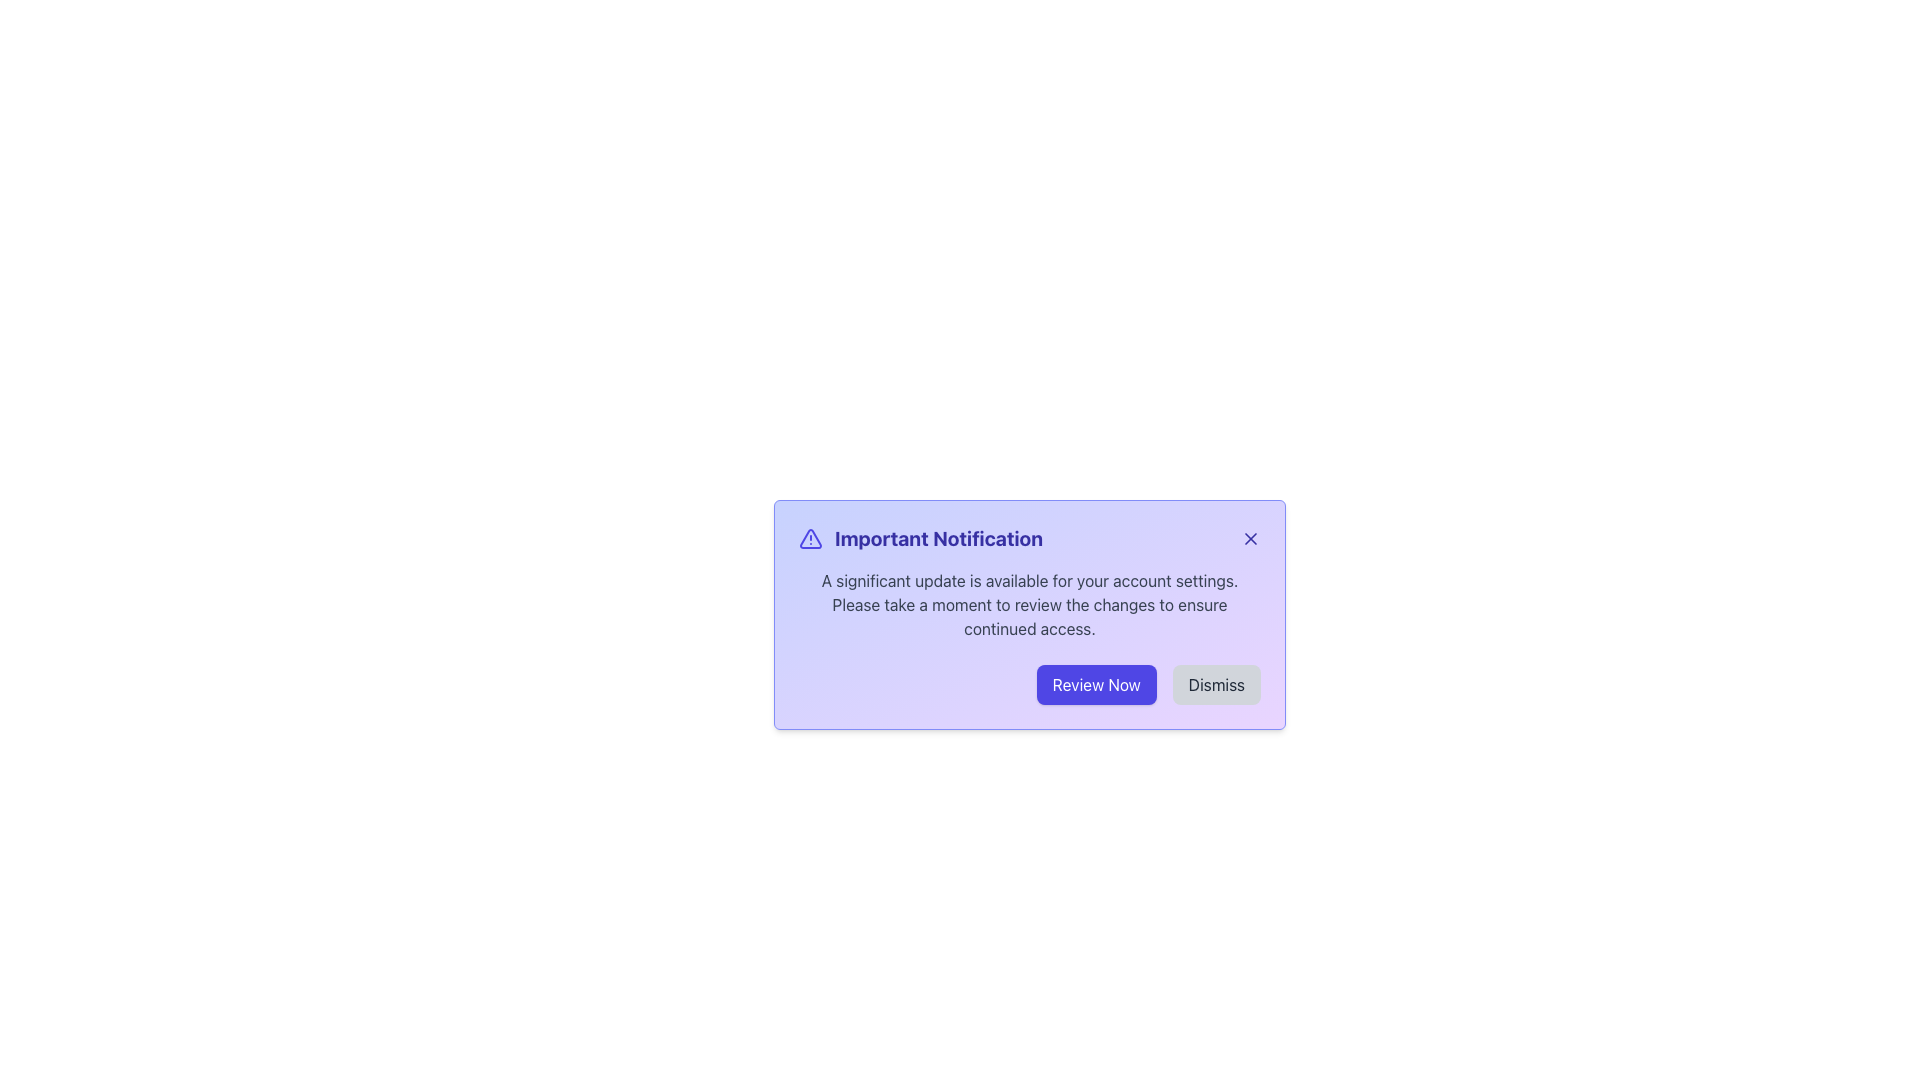 This screenshot has height=1080, width=1920. What do you see at coordinates (1030, 613) in the screenshot?
I see `the Notification Box that informs the user about an important account setting update, which is centrally located in the notification interface` at bounding box center [1030, 613].